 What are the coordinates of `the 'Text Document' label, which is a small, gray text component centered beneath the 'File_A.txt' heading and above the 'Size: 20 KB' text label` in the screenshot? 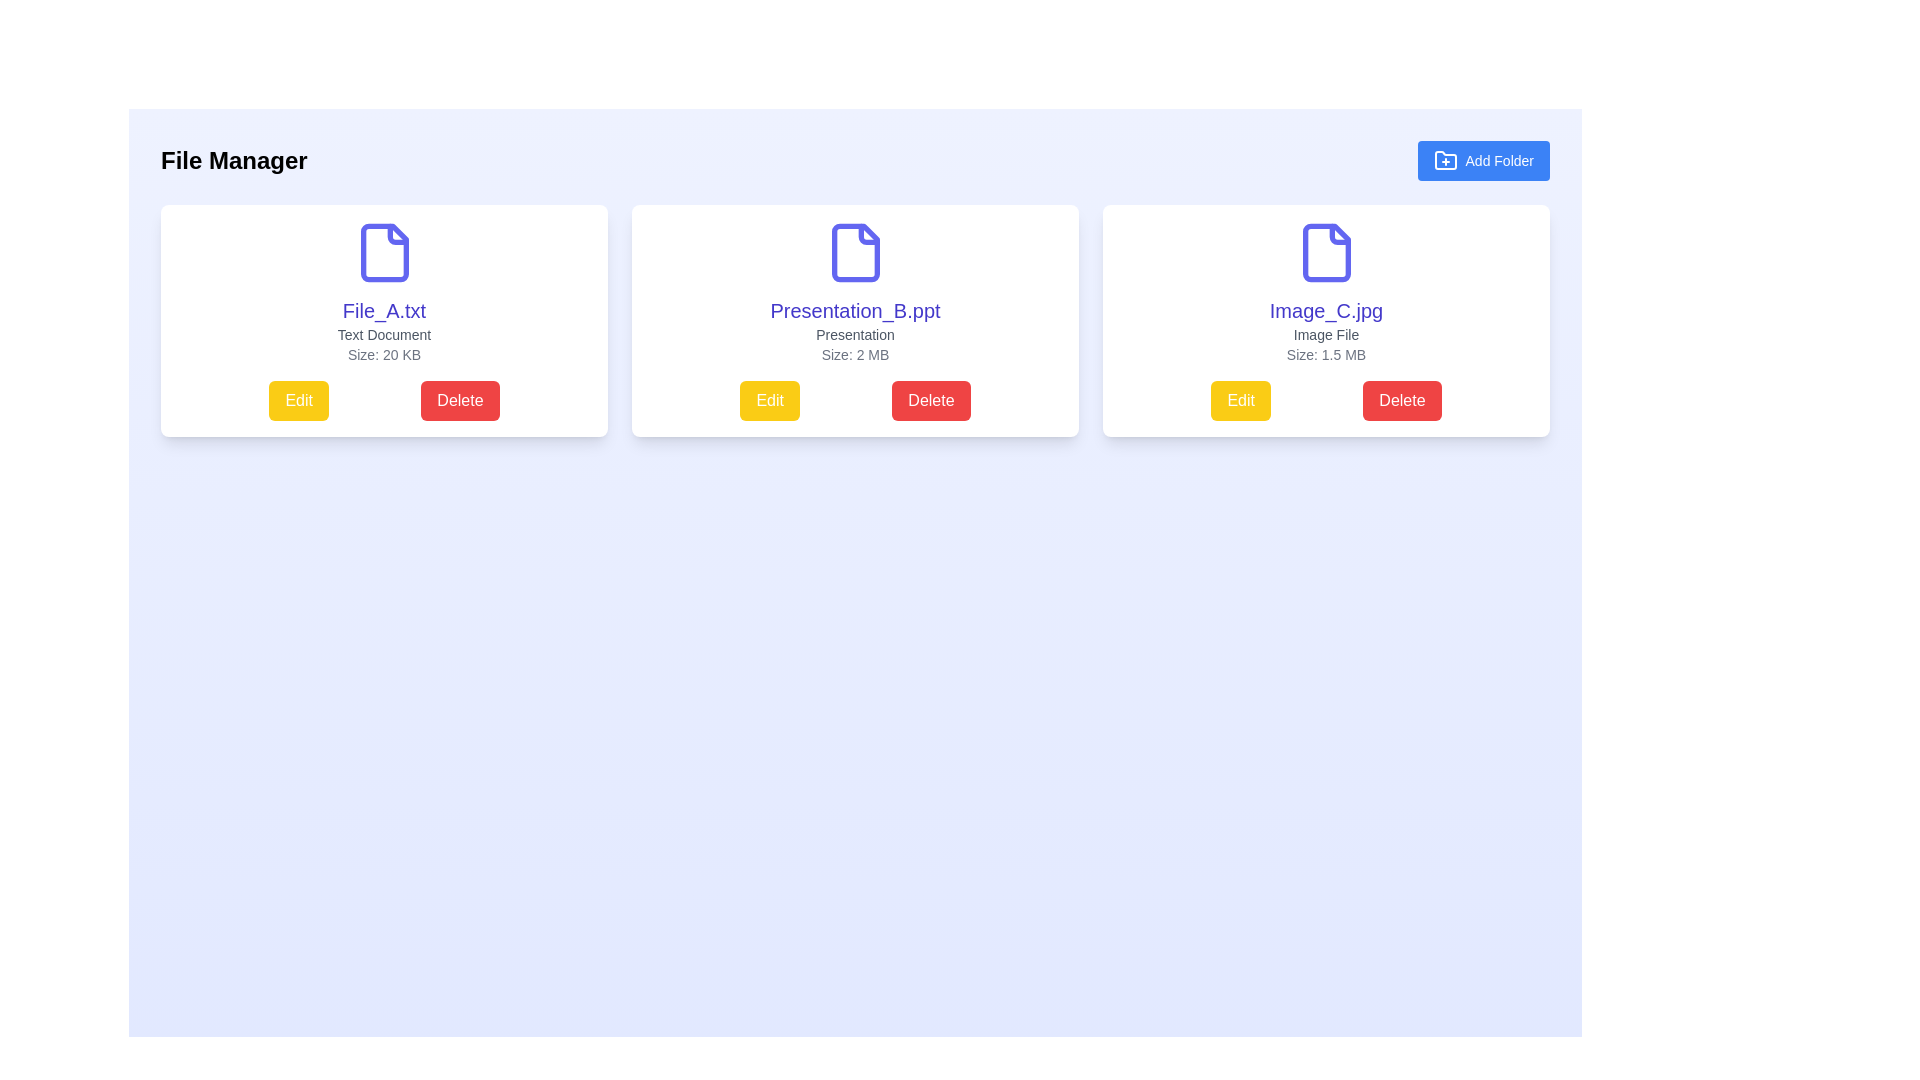 It's located at (384, 334).